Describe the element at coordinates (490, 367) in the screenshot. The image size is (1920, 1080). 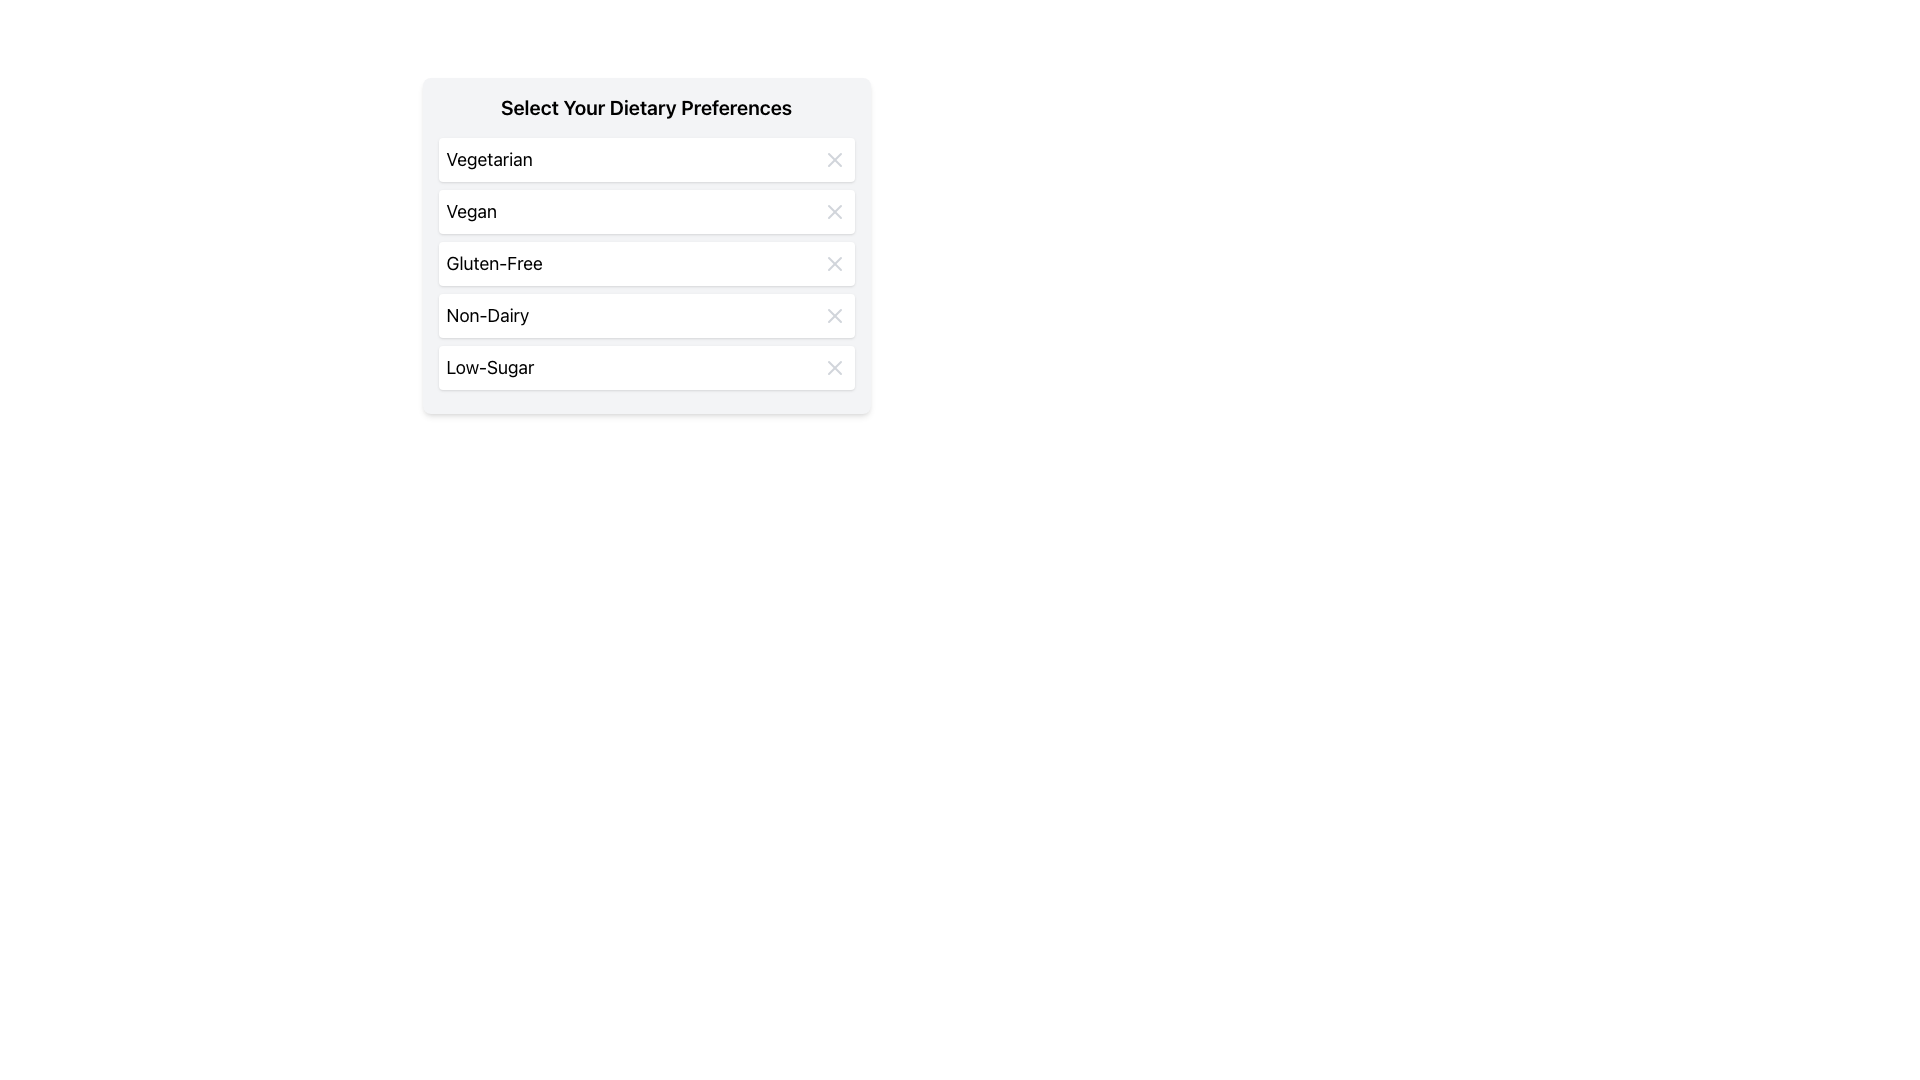
I see `the text label representing the selected dietary preference 'Low-Sugar', located inside a card under the section header 'Select Your Dietary Preferences', which is the fifth item in a vertical list of dietary options` at that location.